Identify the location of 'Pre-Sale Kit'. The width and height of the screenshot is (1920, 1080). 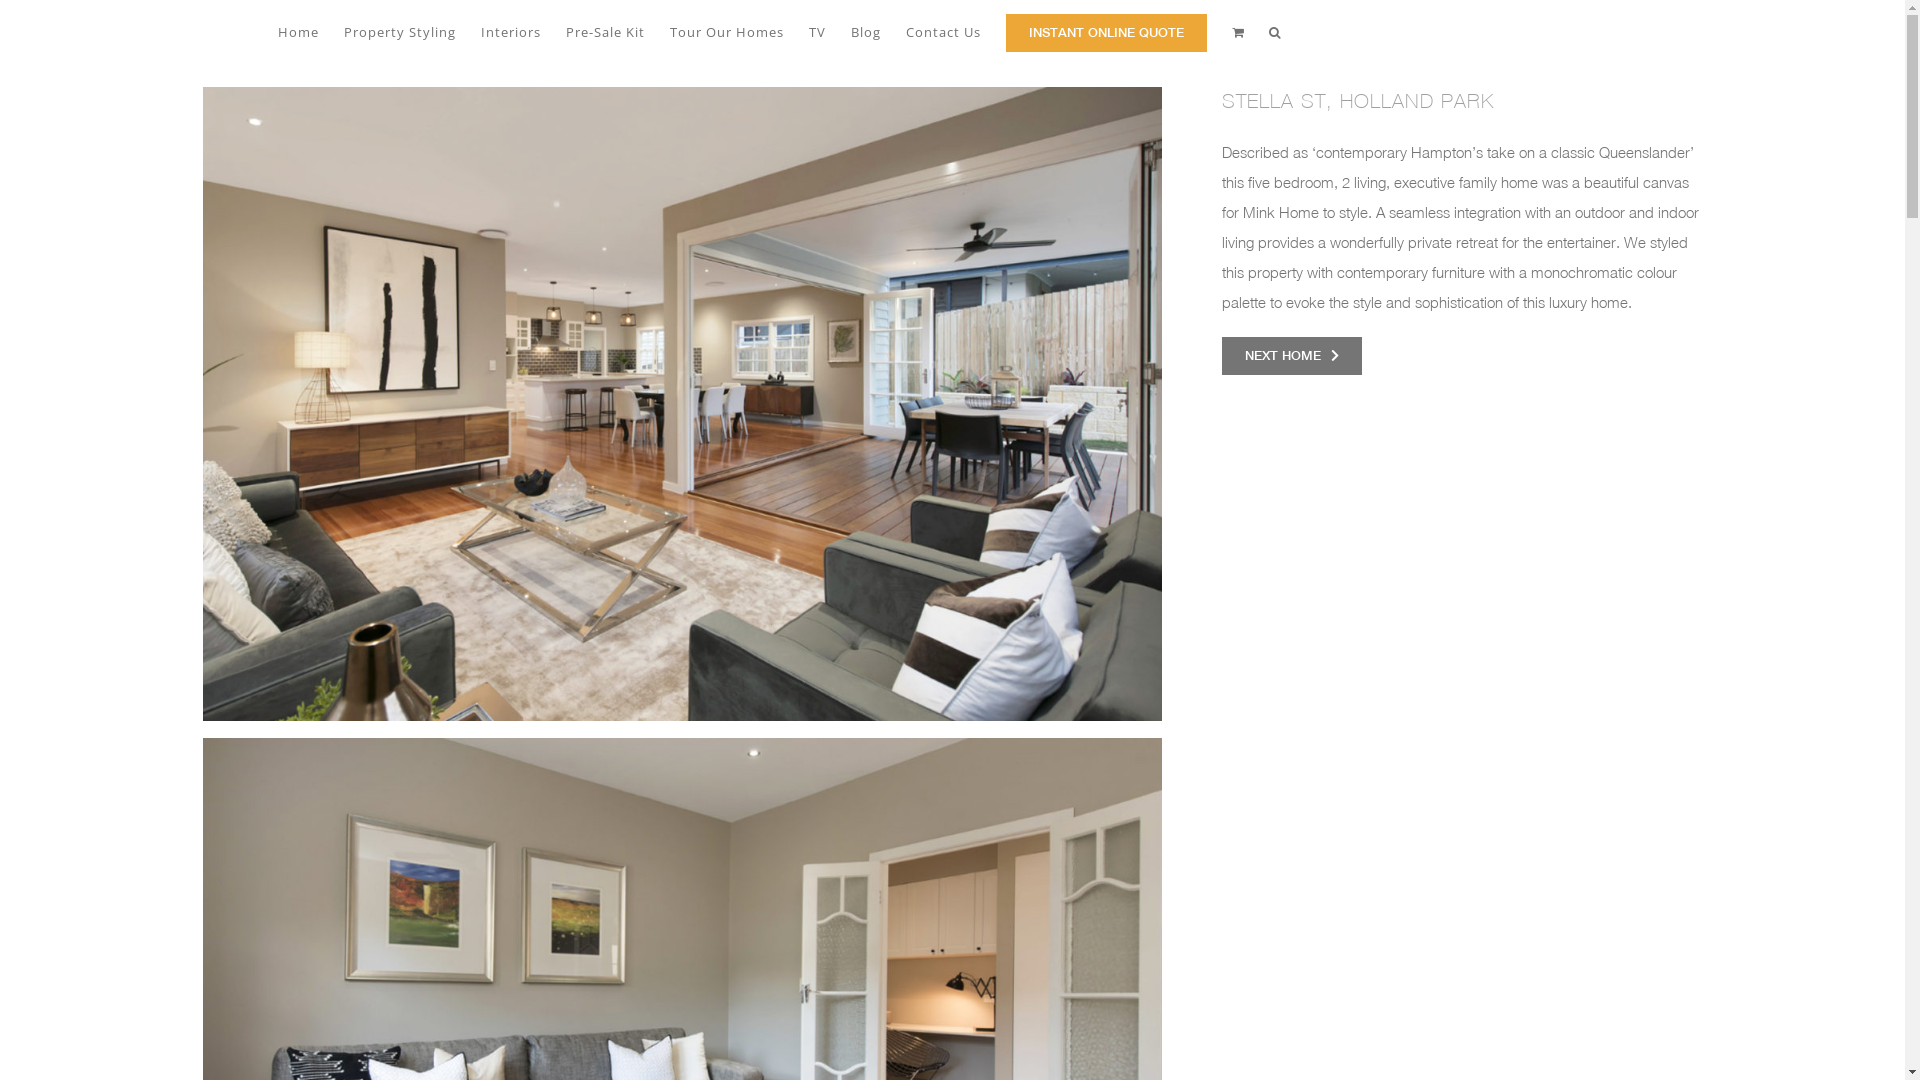
(565, 30).